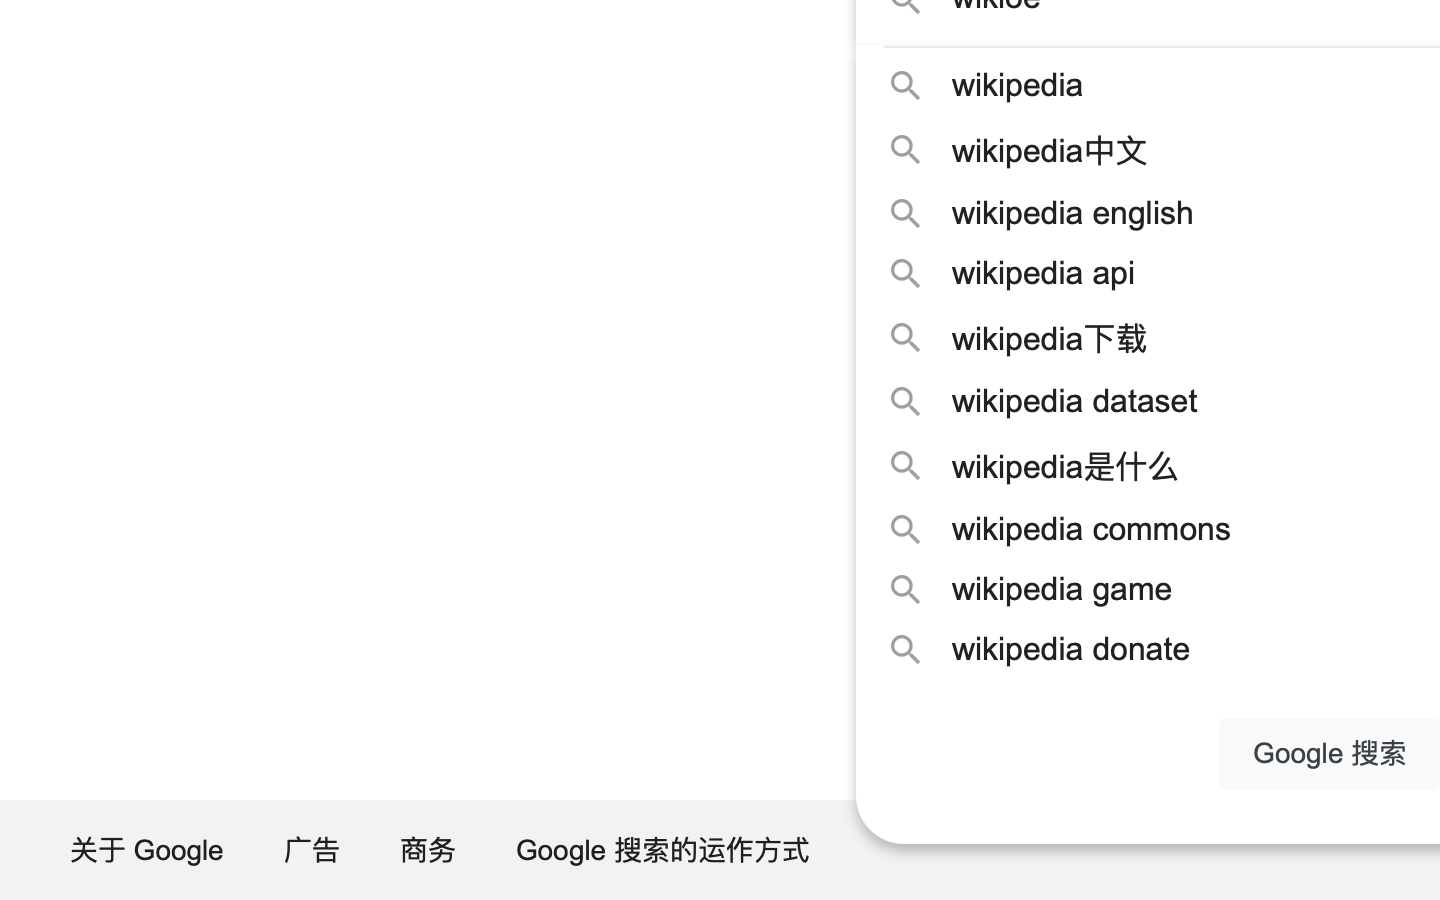  Describe the element at coordinates (663, 849) in the screenshot. I see `'Google 搜索的运作方式'` at that location.